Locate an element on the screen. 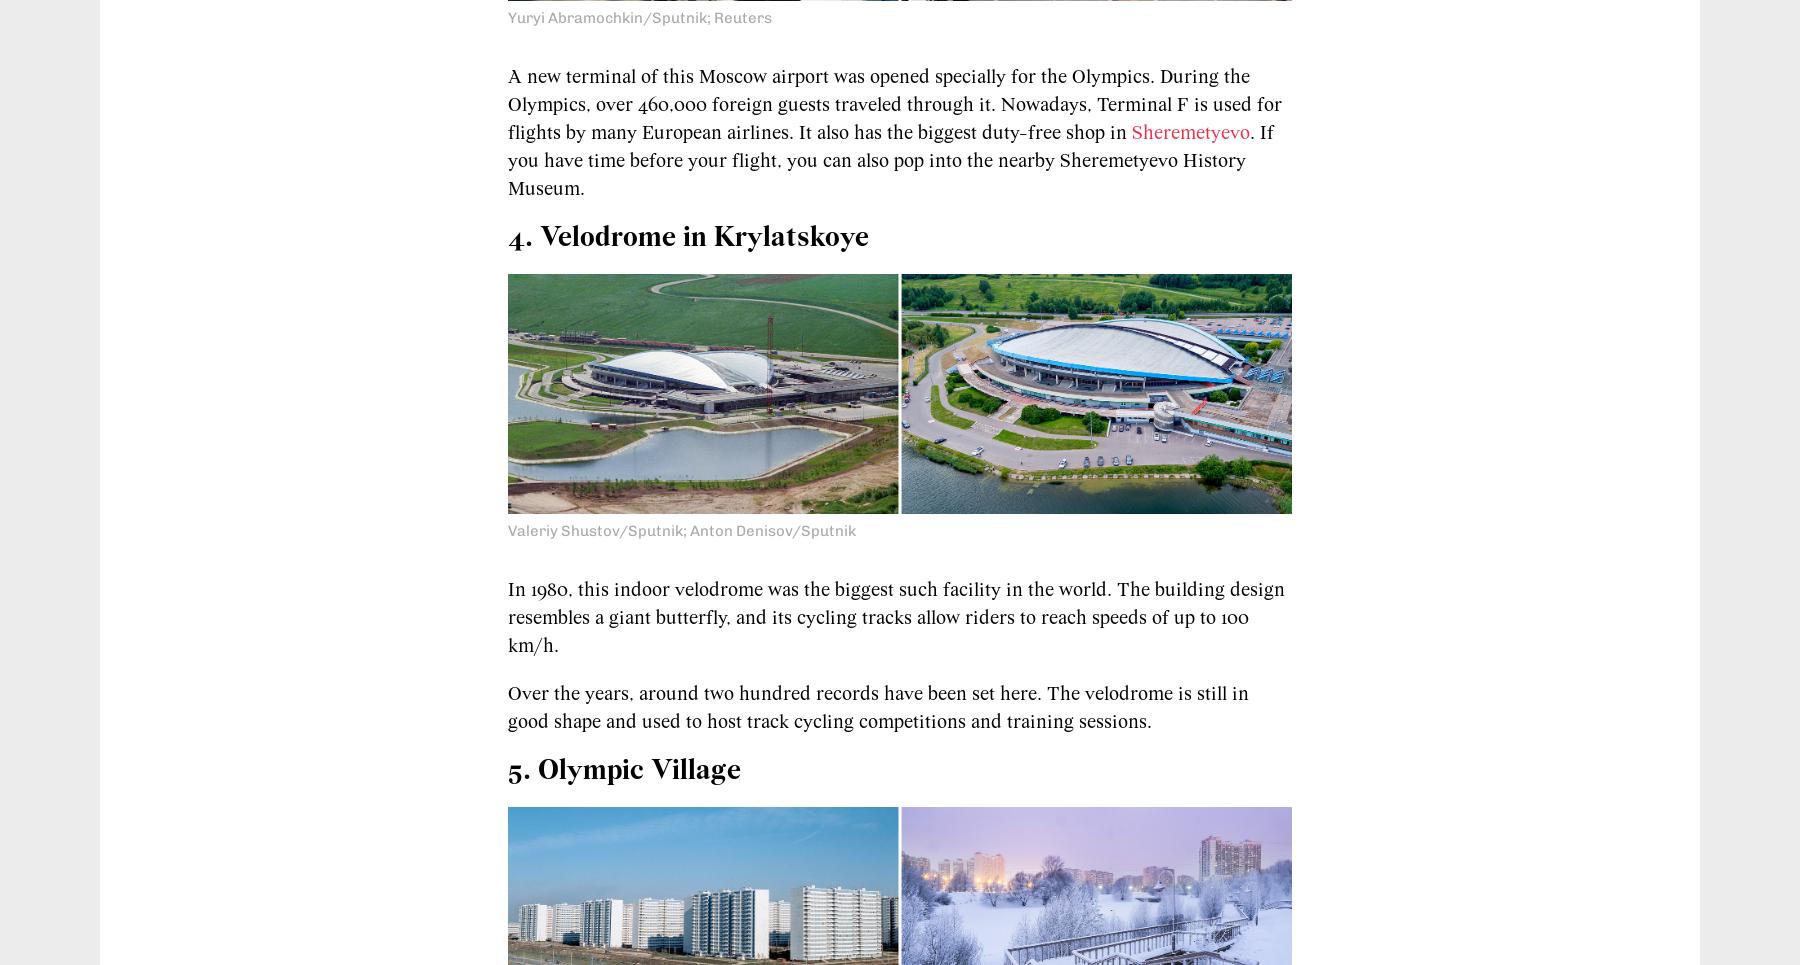  '. If you have time before your flight, you can also pop into the nearby Sheremetyevo History Museum.' is located at coordinates (506, 159).